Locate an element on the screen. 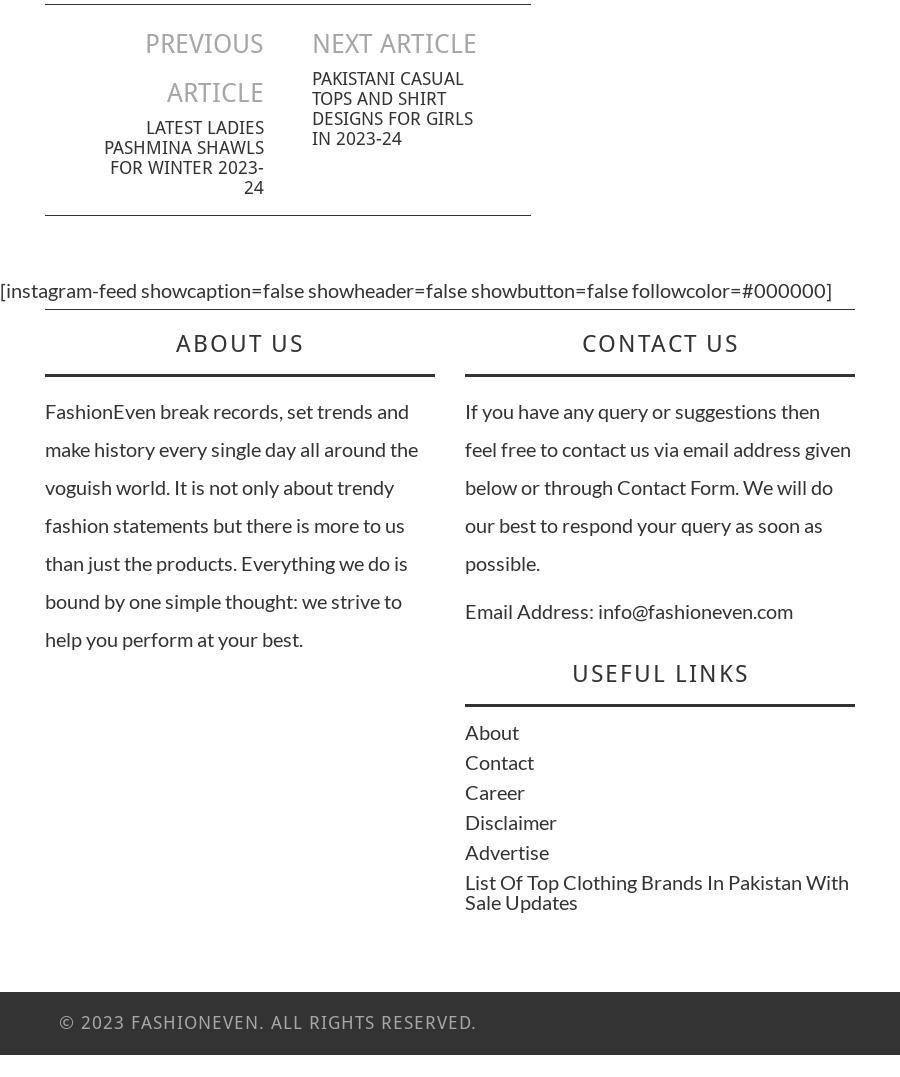 The image size is (900, 1077). 'If you have any query or suggestions then feel free to contact us via email address given below or through Contact Form. We will do our best to respond your query as soon as possible.' is located at coordinates (657, 487).